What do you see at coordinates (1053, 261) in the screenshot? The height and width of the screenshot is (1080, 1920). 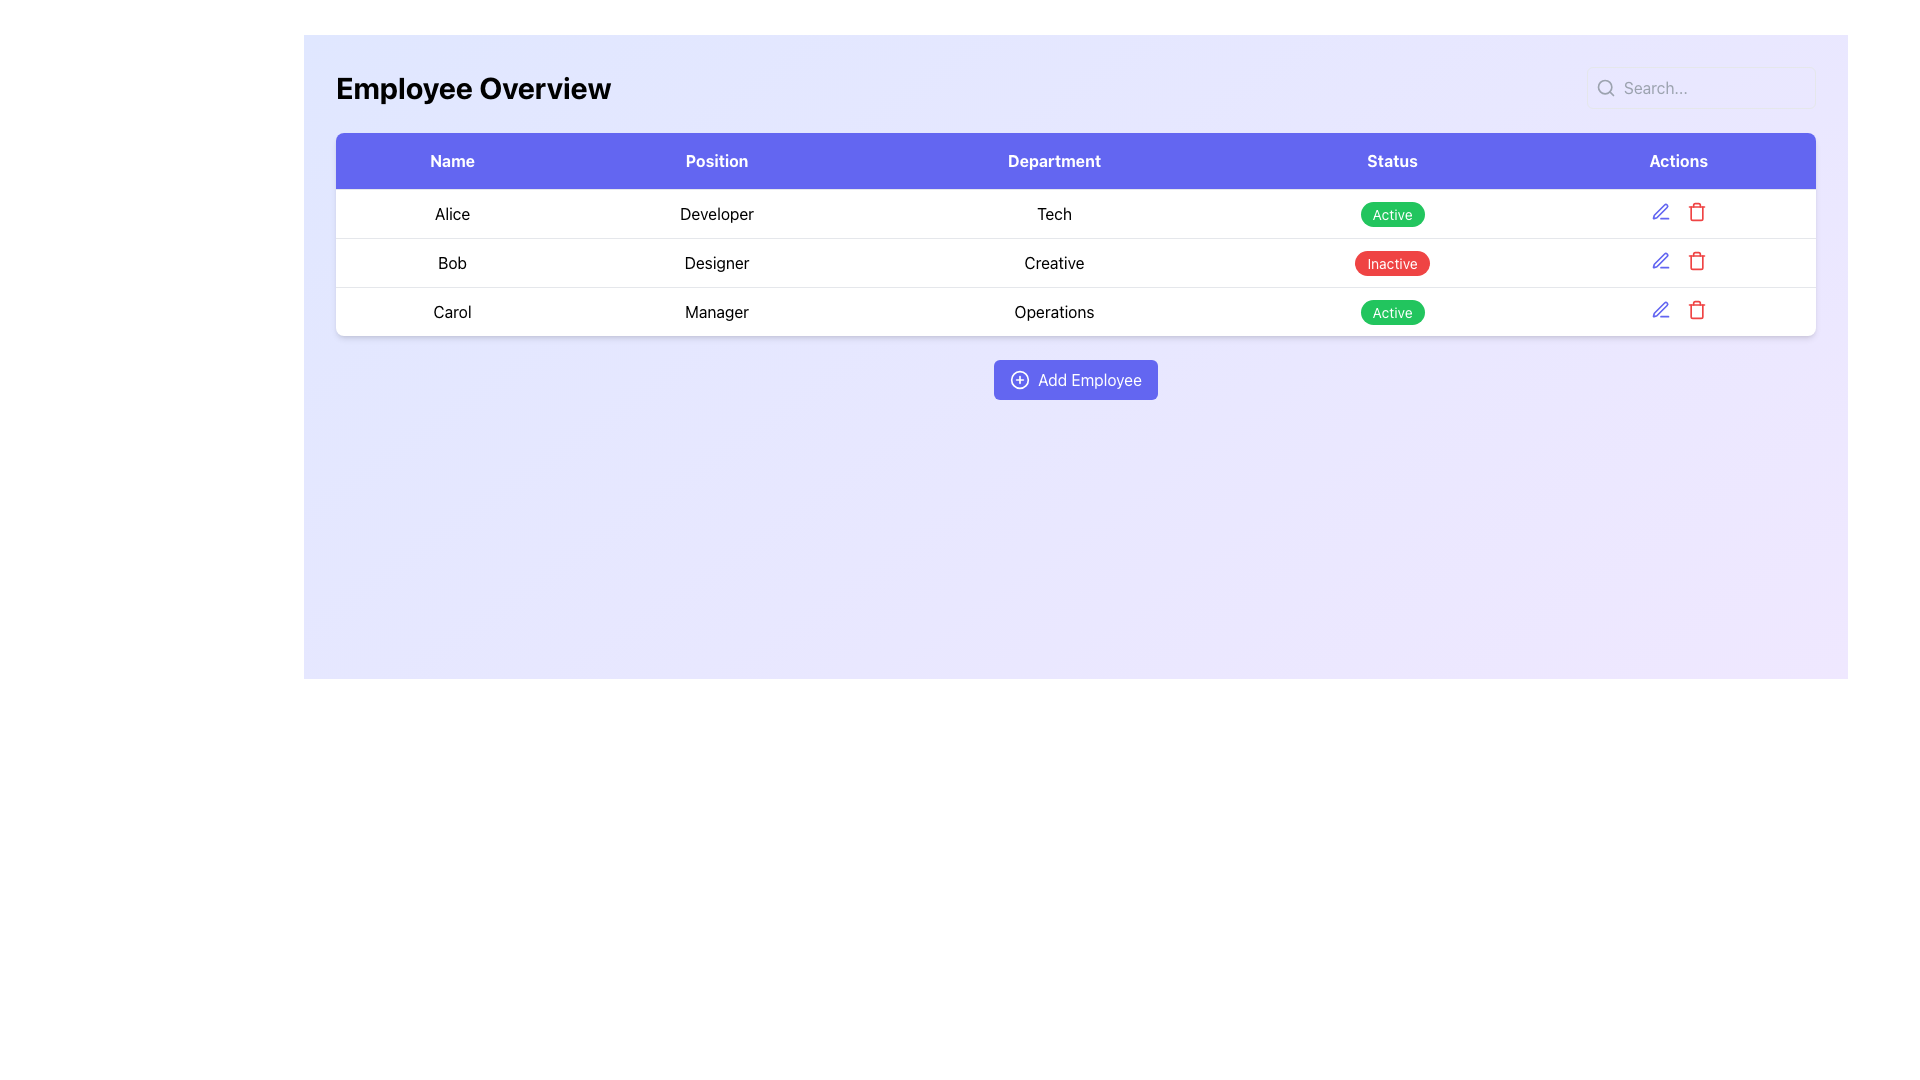 I see `the text label 'Creative' in the 'Department' column of the table row corresponding to 'Bob', who is a 'Designer'` at bounding box center [1053, 261].